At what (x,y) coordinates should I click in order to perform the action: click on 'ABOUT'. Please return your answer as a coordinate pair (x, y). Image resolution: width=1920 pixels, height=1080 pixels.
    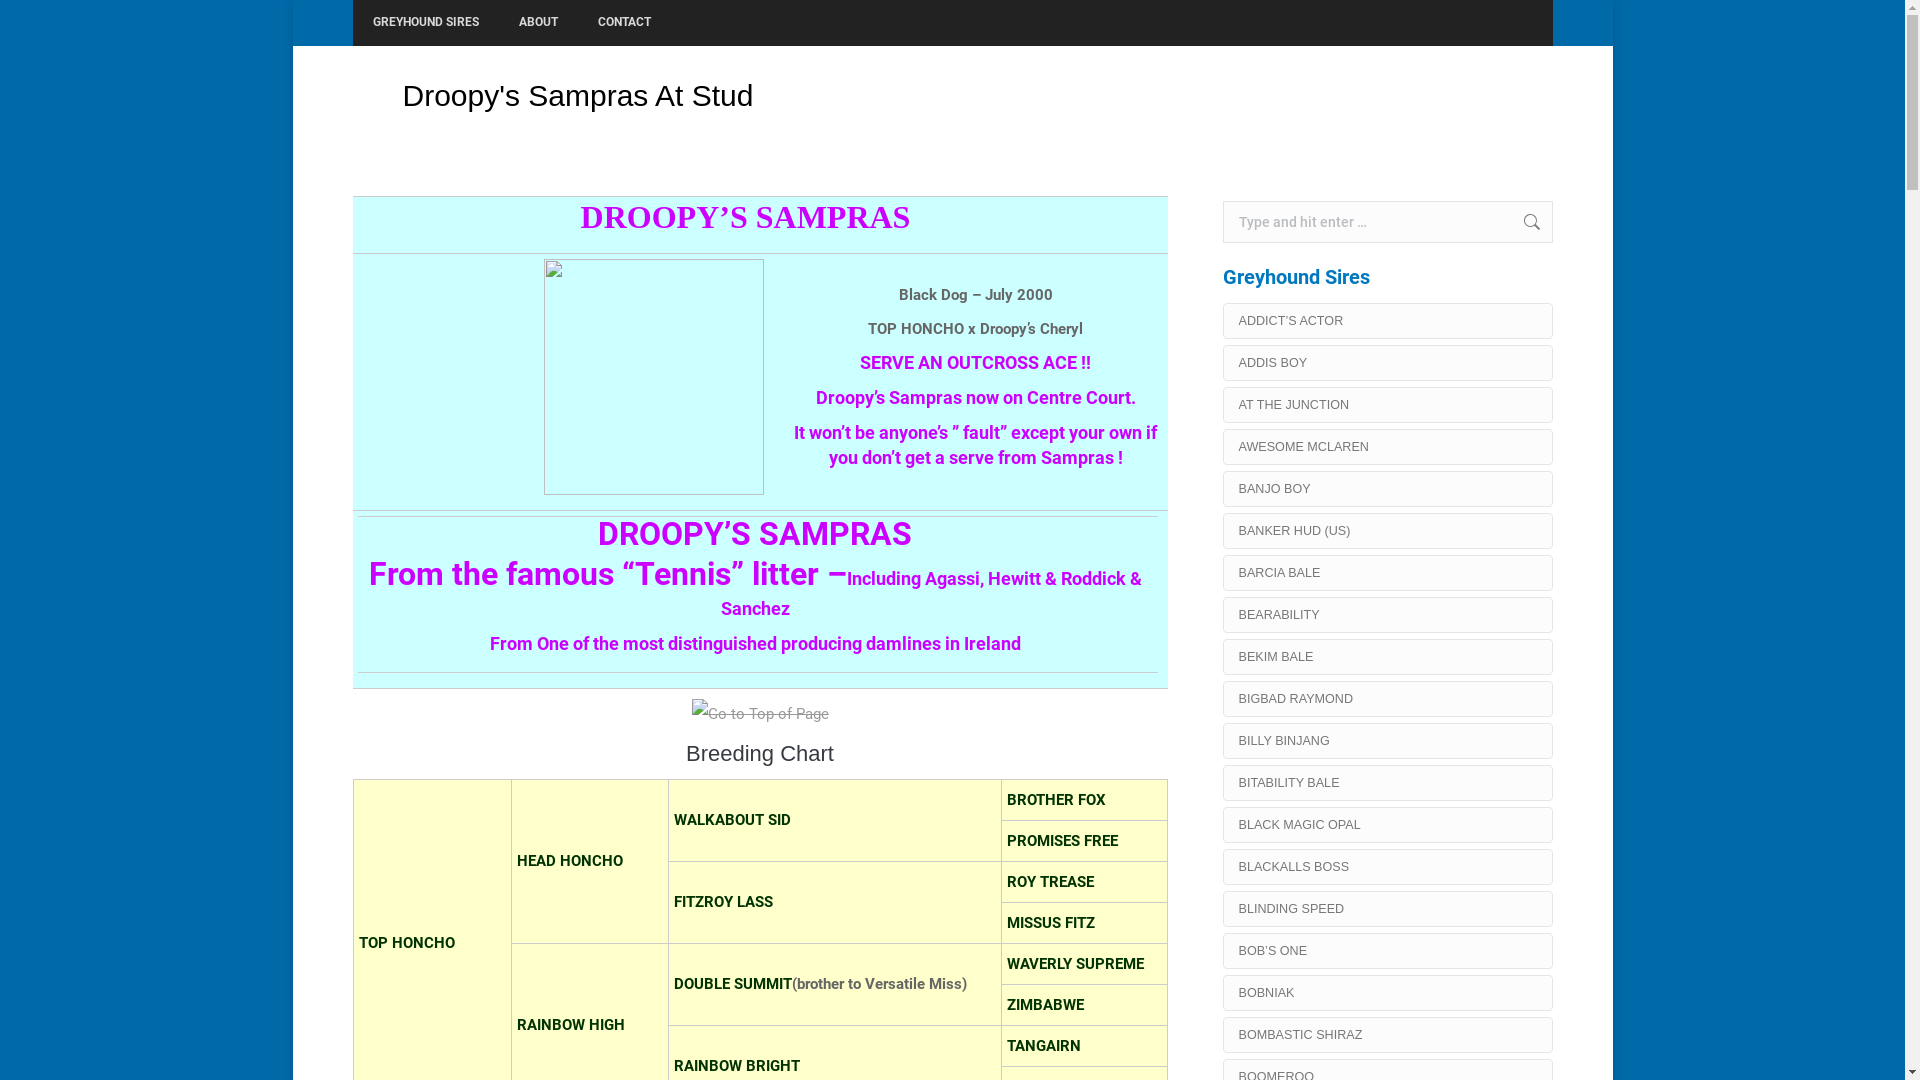
    Looking at the image, I should click on (537, 23).